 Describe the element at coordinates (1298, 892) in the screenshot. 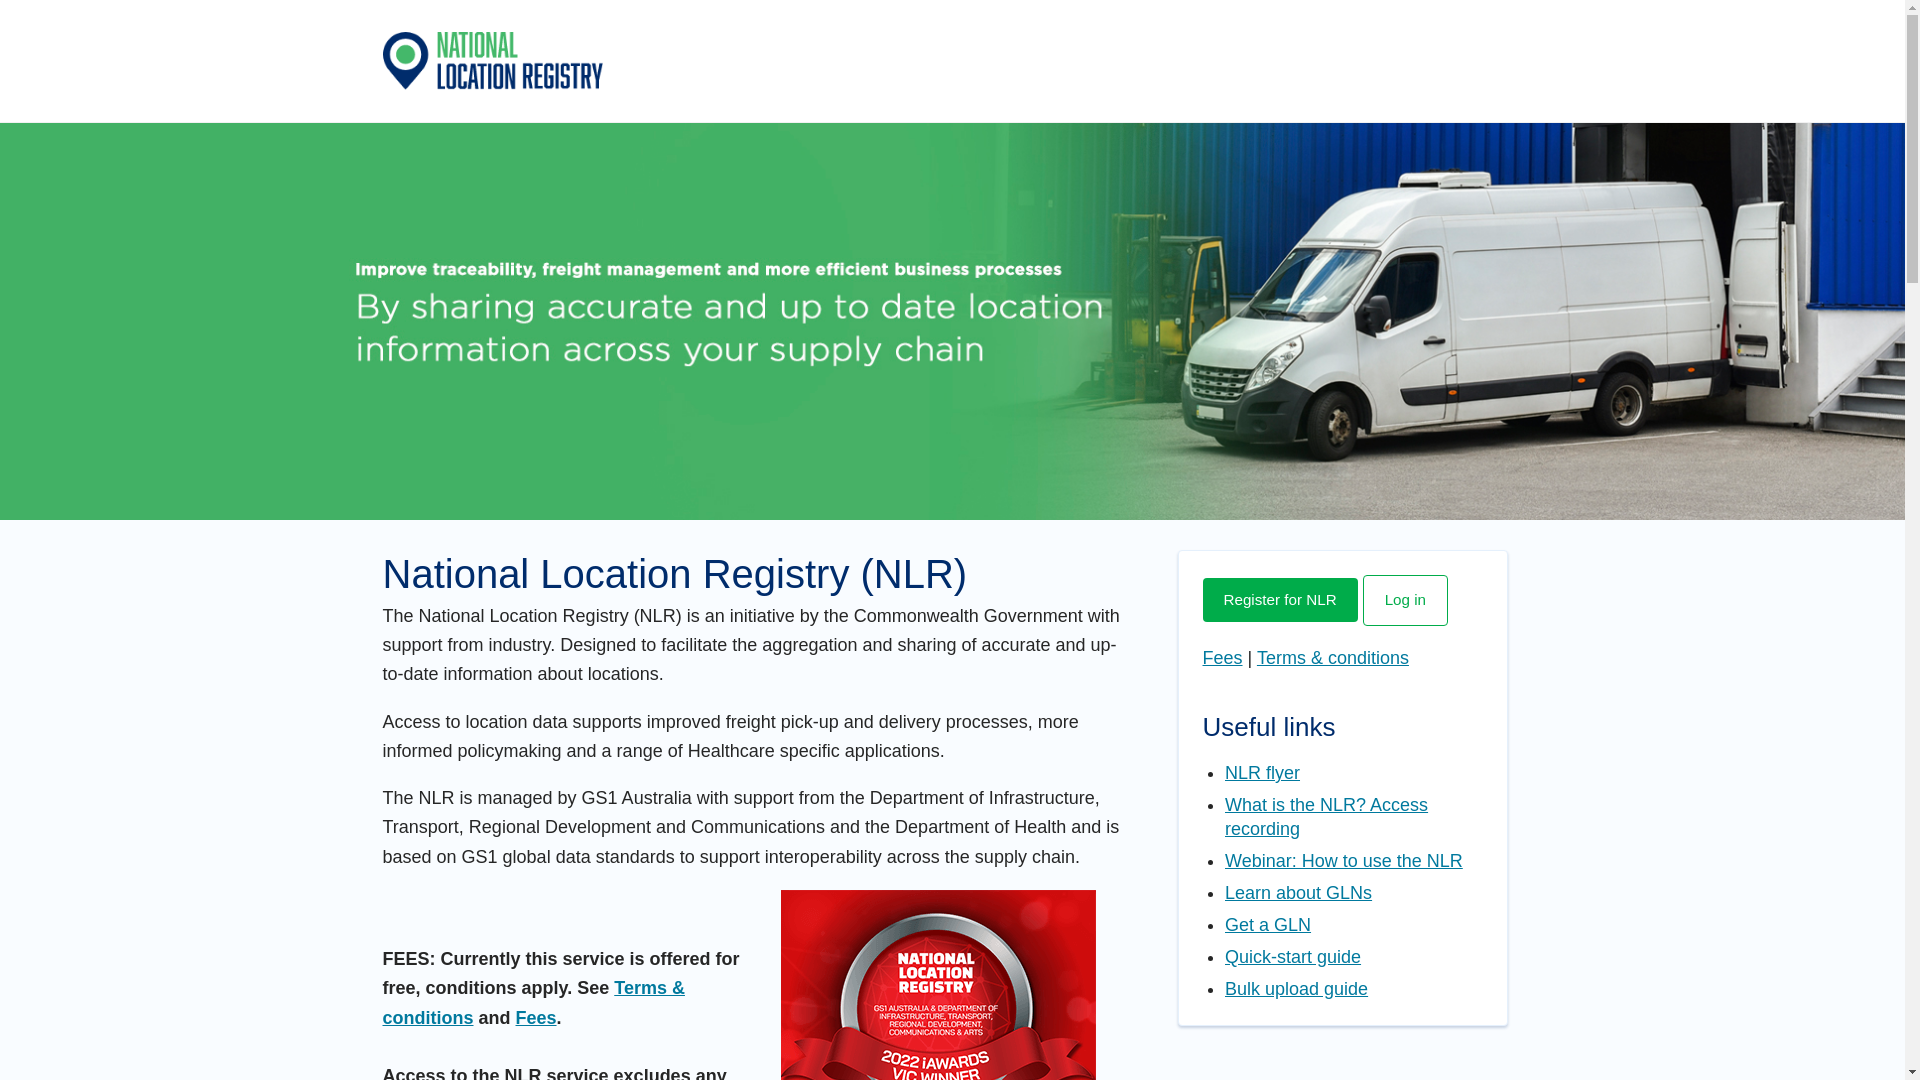

I see `'Learn about GLNs'` at that location.